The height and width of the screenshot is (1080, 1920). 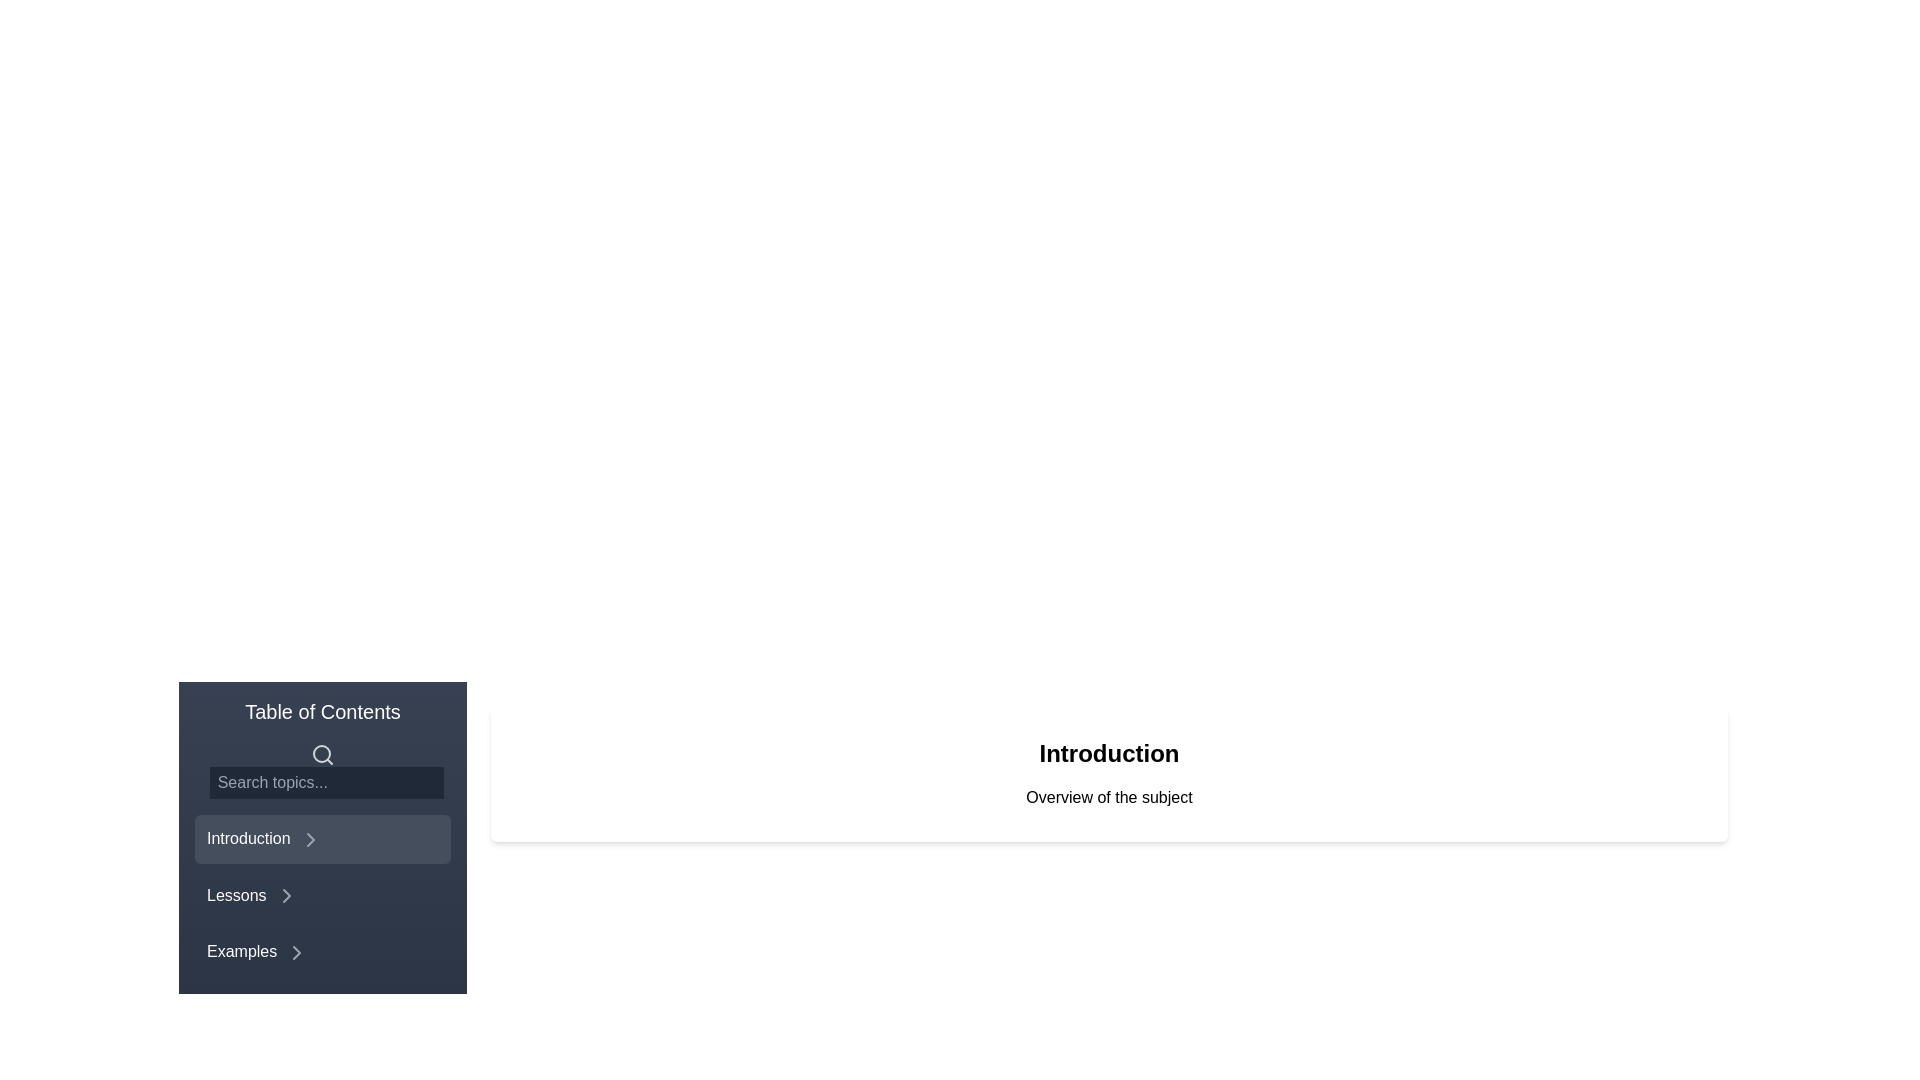 What do you see at coordinates (322, 769) in the screenshot?
I see `the search bar input field located in the sidebar, below the 'Table of Contents' title, to focus on it` at bounding box center [322, 769].